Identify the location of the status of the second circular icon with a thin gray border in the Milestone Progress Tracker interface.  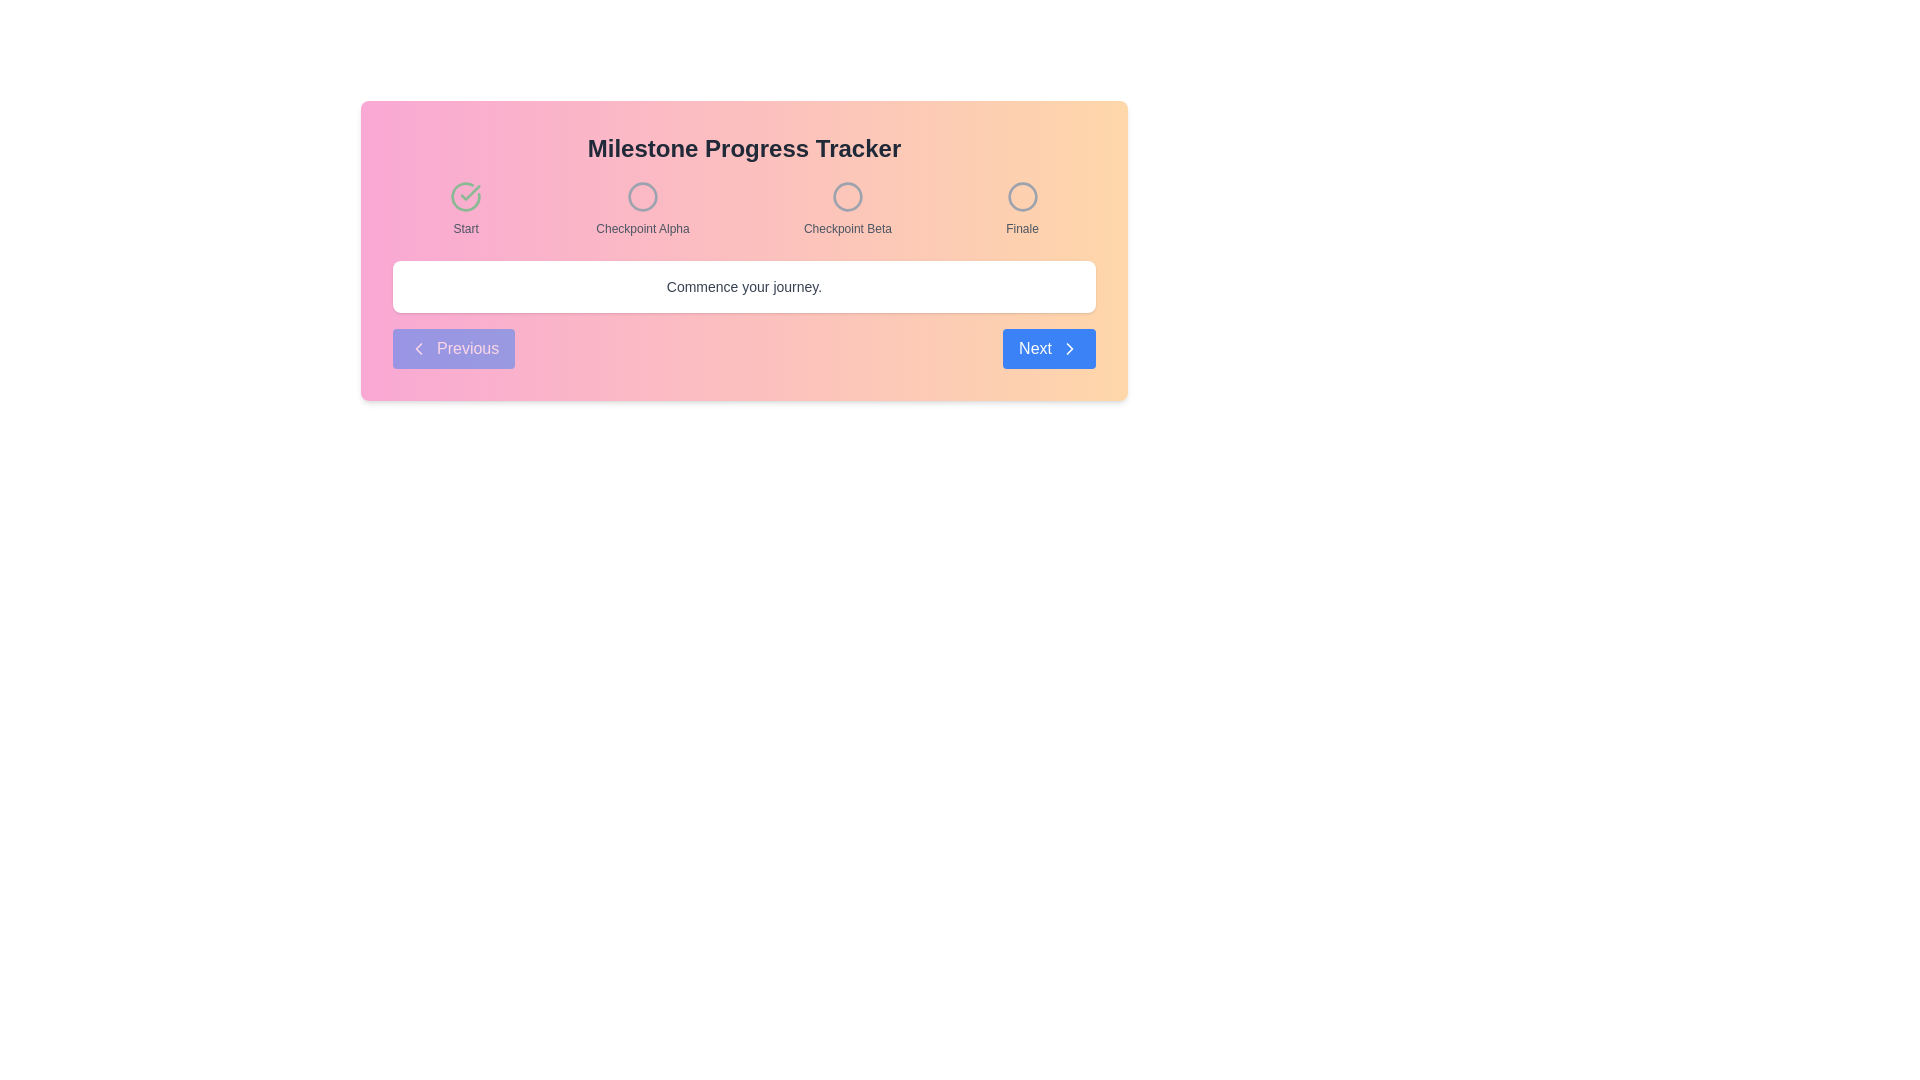
(847, 196).